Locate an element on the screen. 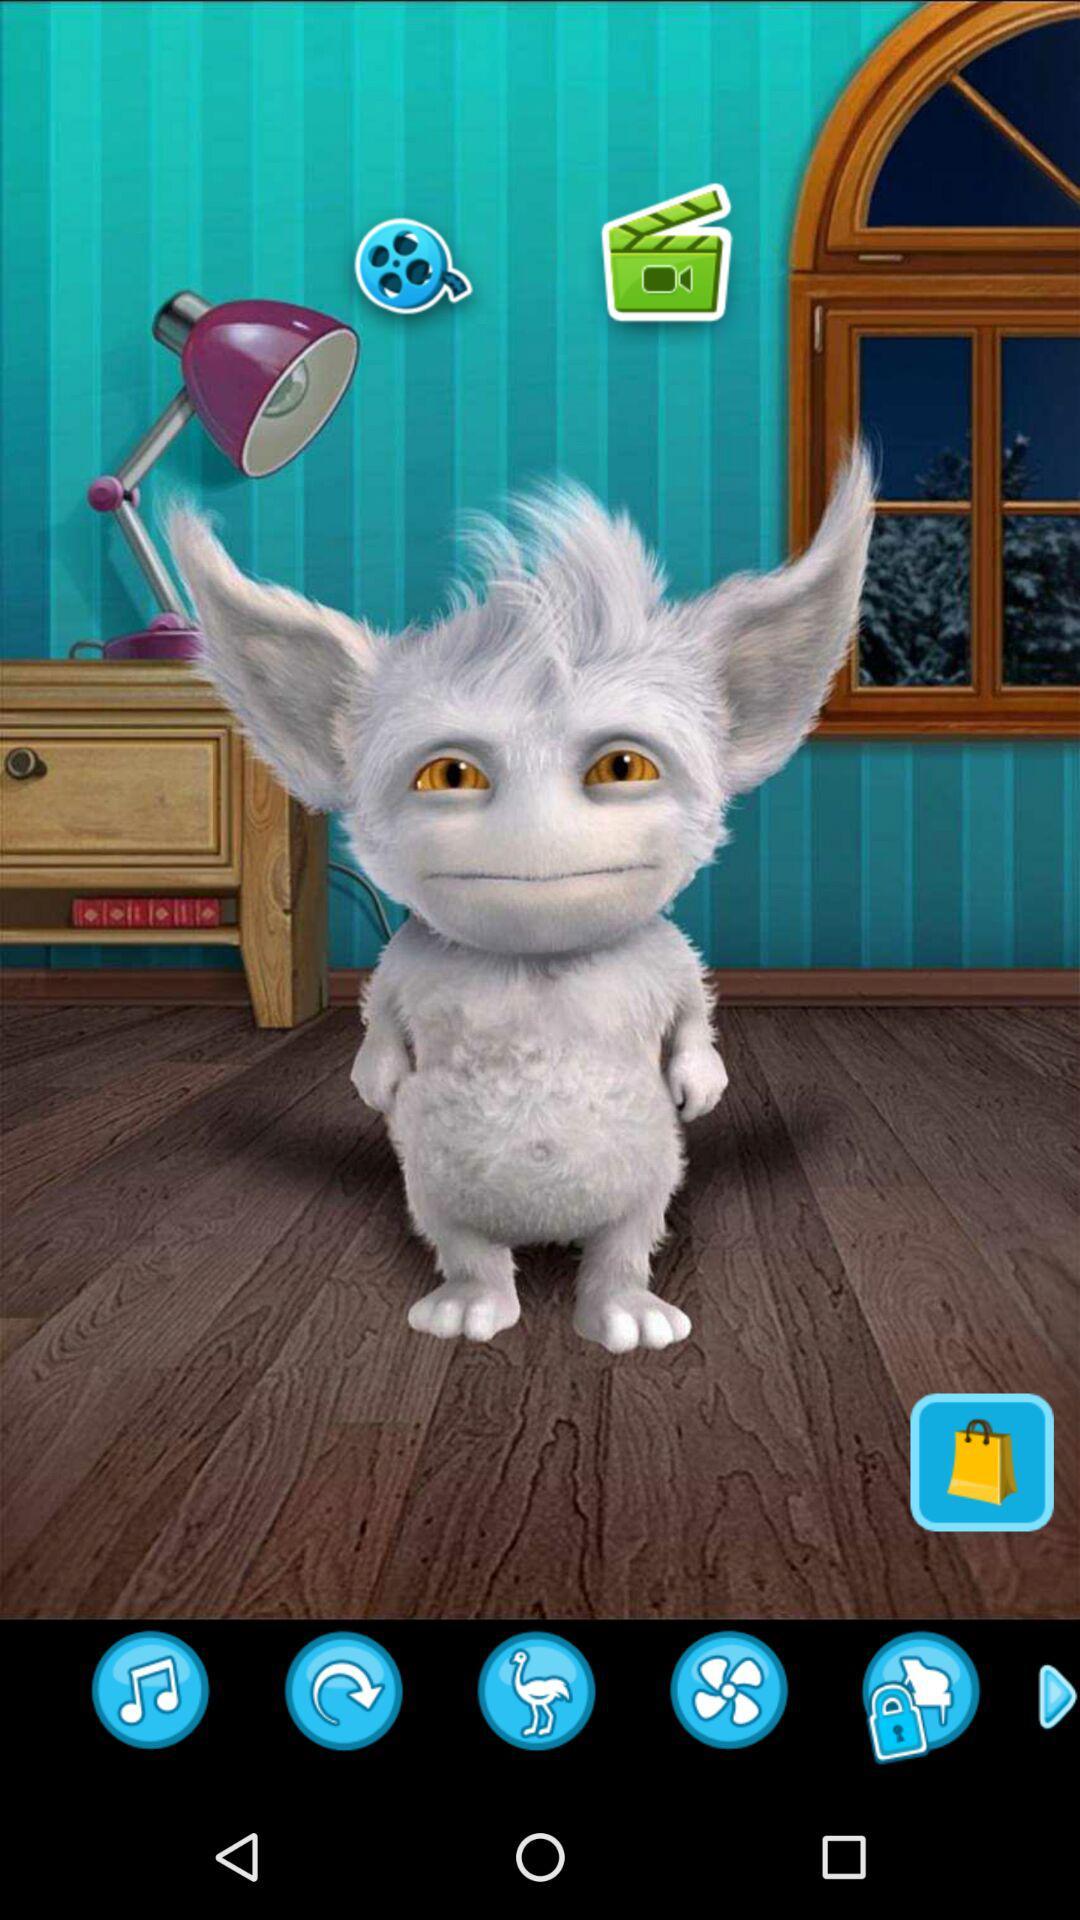 The height and width of the screenshot is (1920, 1080). play is located at coordinates (666, 264).